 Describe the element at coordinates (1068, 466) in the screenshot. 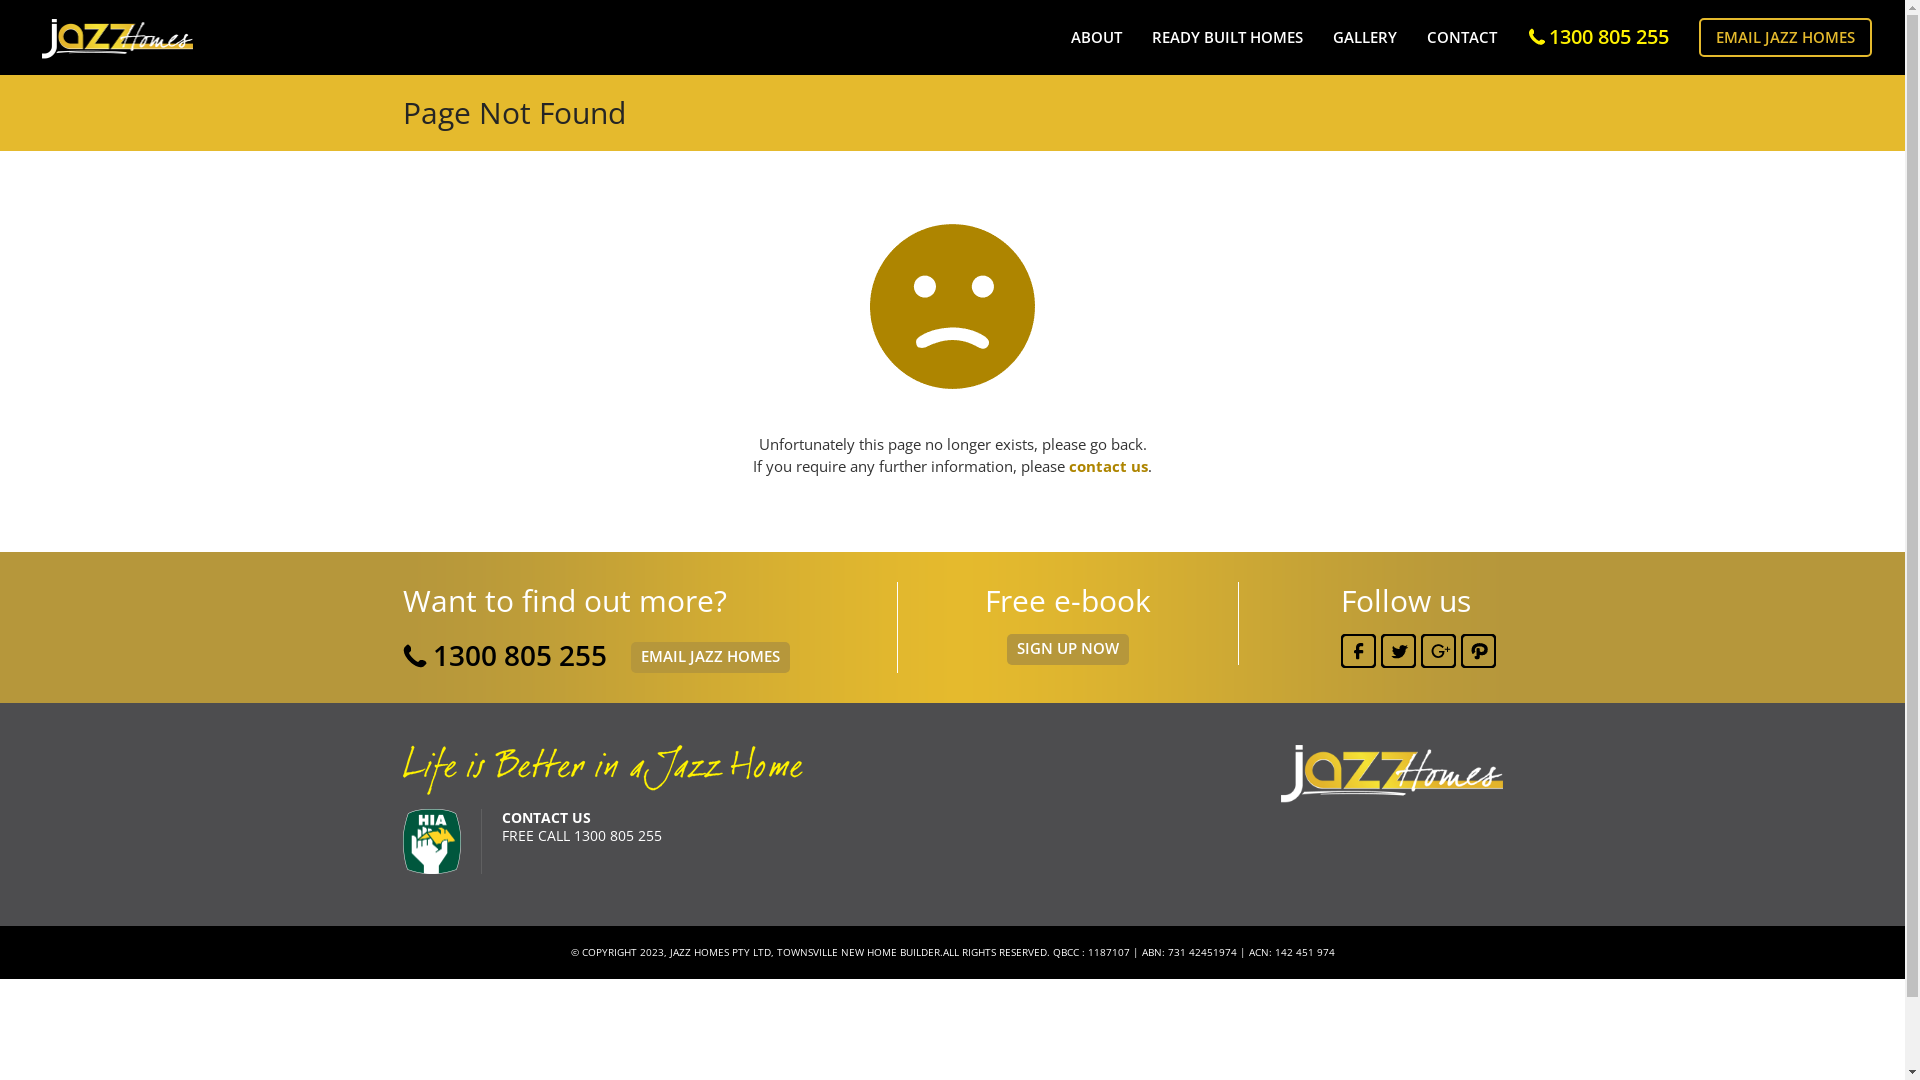

I see `'contact us'` at that location.